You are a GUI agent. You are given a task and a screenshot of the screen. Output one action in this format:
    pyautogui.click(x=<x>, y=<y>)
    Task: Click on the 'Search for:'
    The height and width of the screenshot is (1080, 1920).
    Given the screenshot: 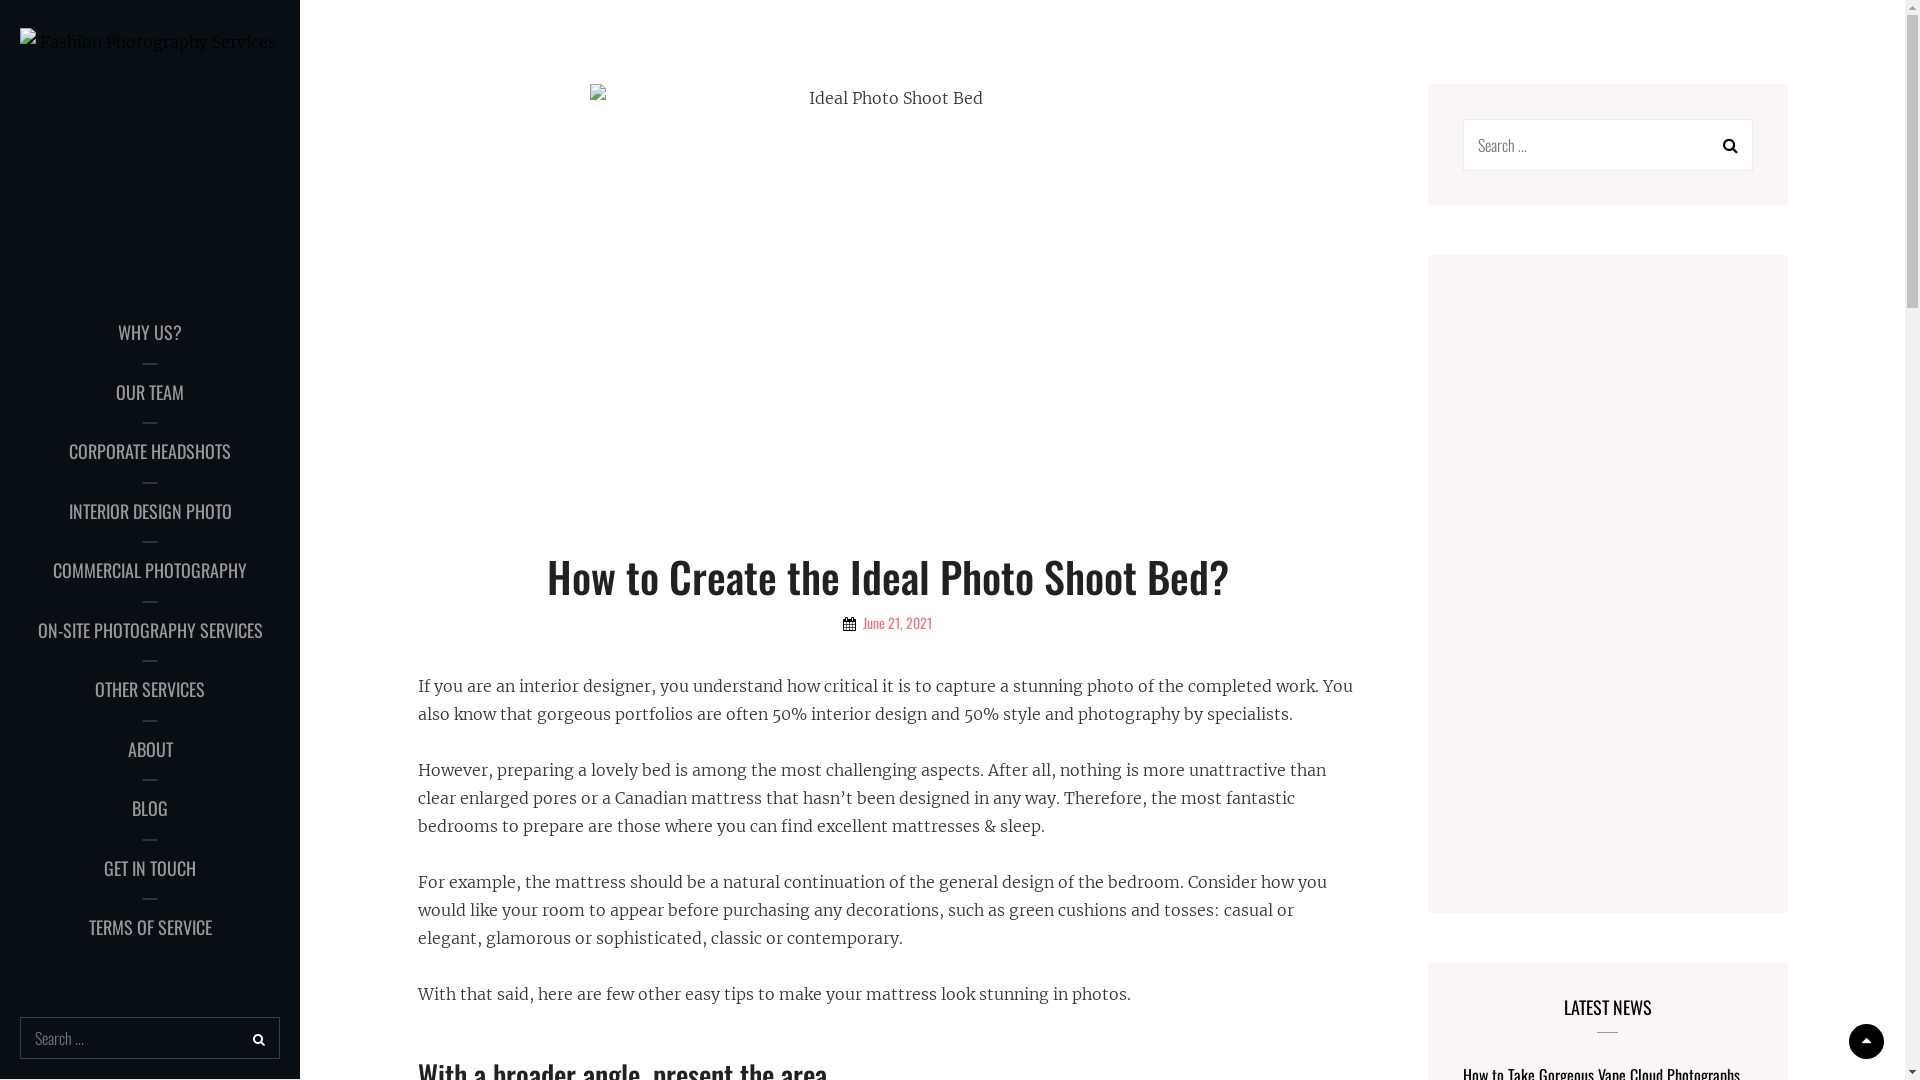 What is the action you would take?
    pyautogui.click(x=1608, y=144)
    